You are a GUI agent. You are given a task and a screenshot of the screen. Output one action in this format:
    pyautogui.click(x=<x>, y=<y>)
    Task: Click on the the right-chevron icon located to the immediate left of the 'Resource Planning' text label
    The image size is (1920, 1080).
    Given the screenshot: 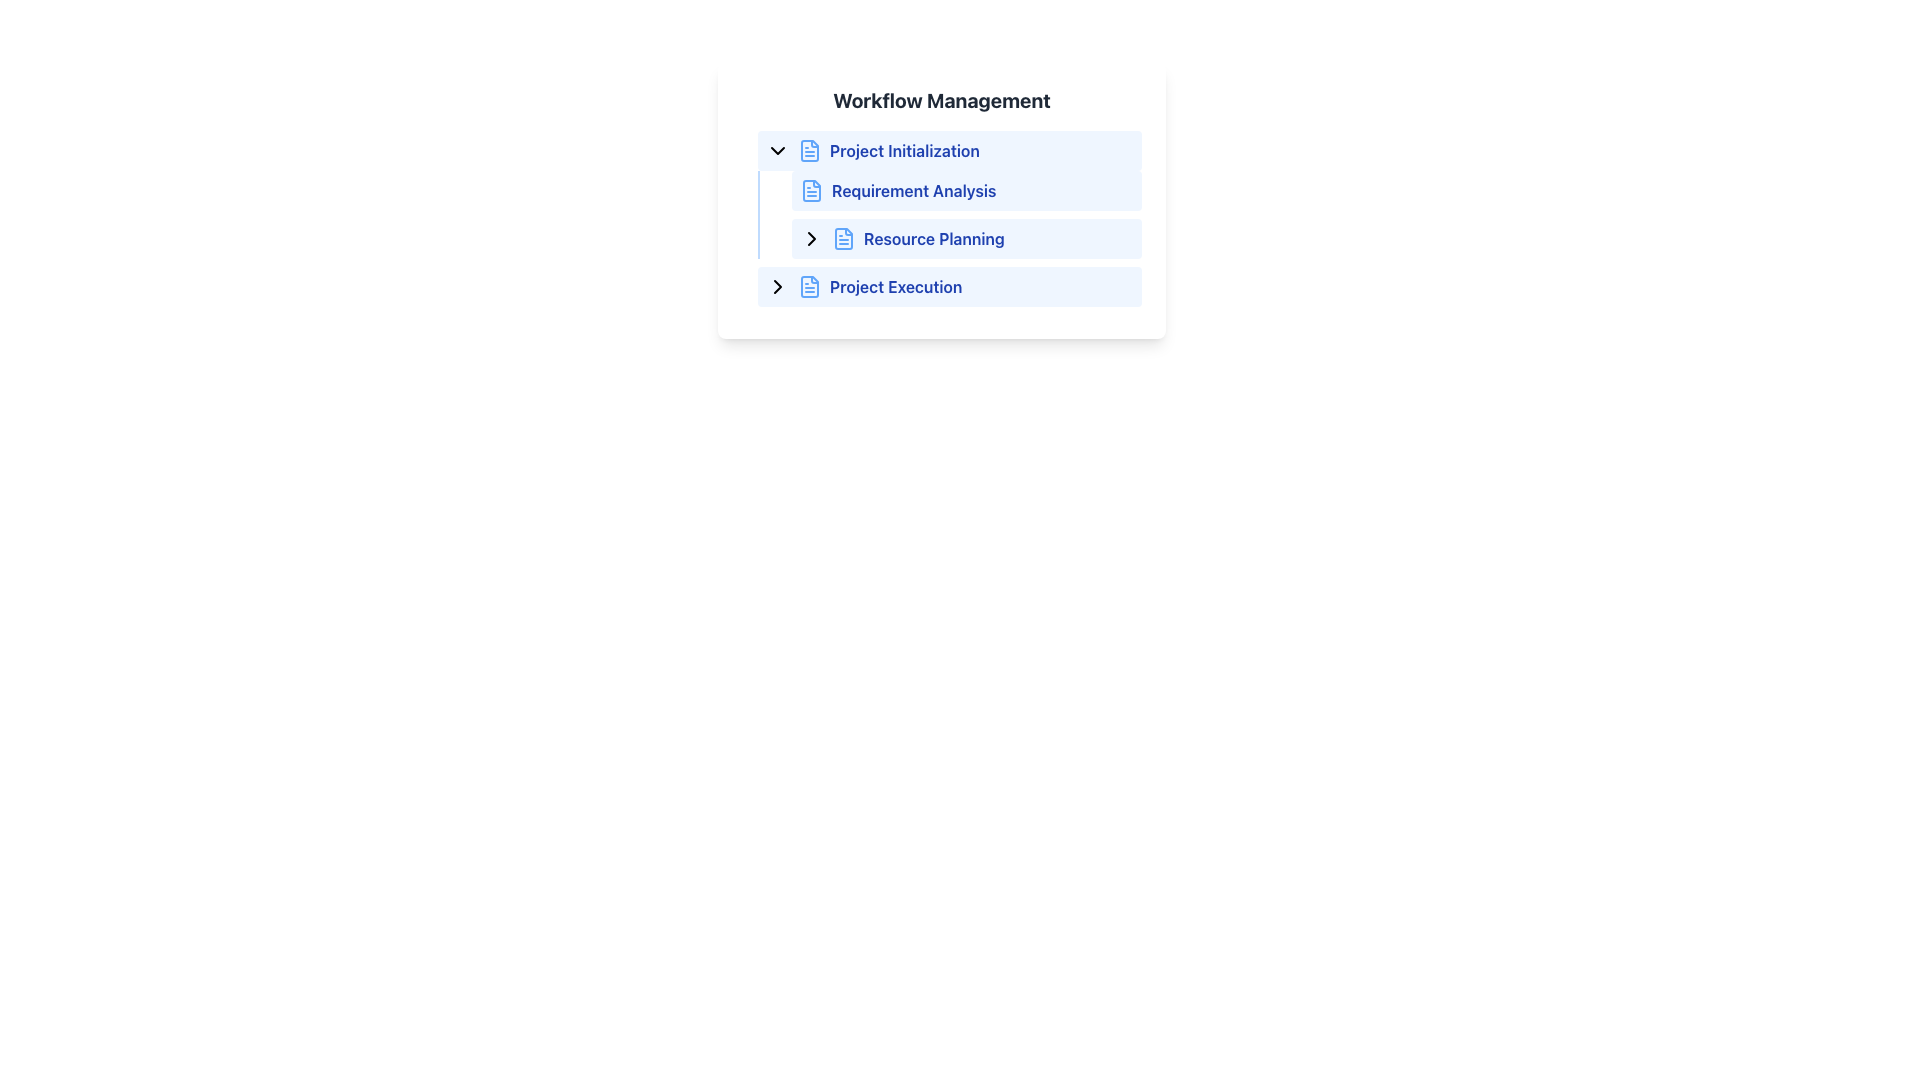 What is the action you would take?
    pyautogui.click(x=811, y=238)
    